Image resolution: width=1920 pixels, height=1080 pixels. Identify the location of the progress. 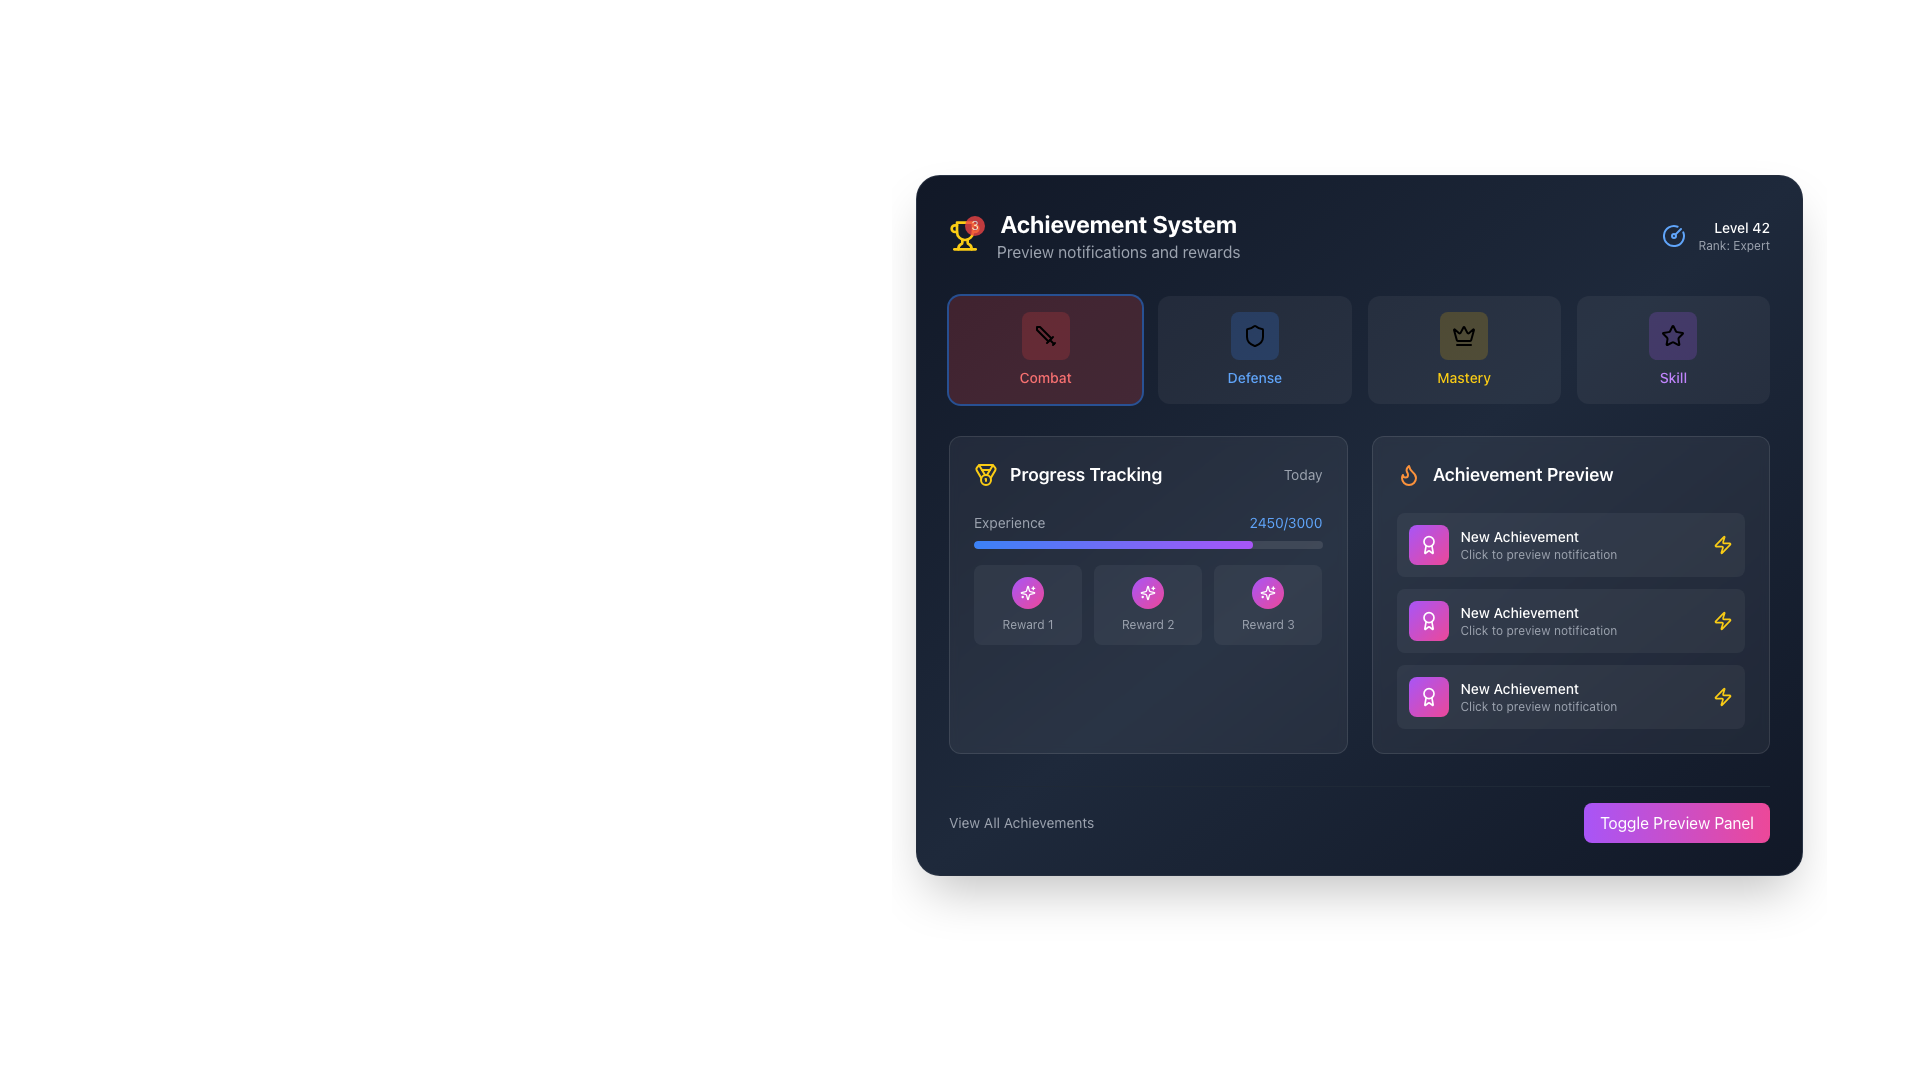
(1319, 544).